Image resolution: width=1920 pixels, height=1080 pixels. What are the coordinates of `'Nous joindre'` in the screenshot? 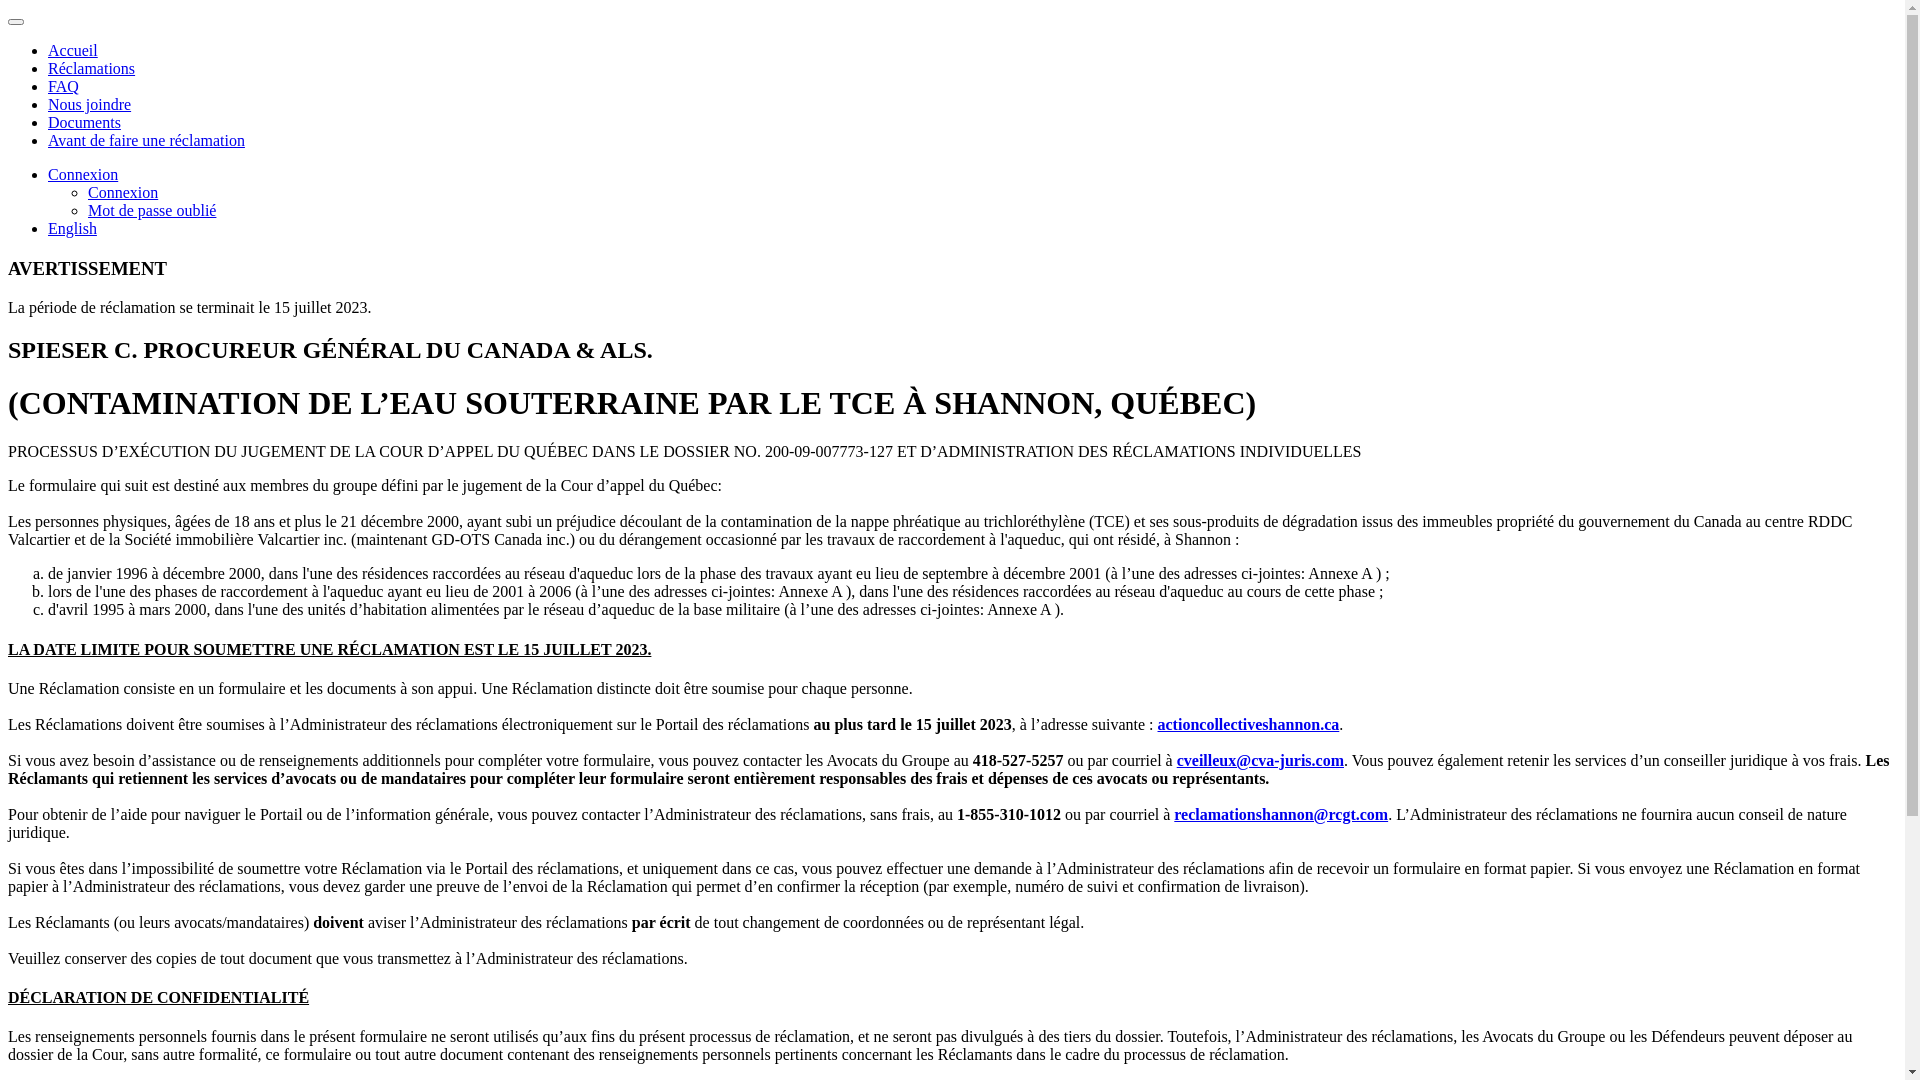 It's located at (88, 104).